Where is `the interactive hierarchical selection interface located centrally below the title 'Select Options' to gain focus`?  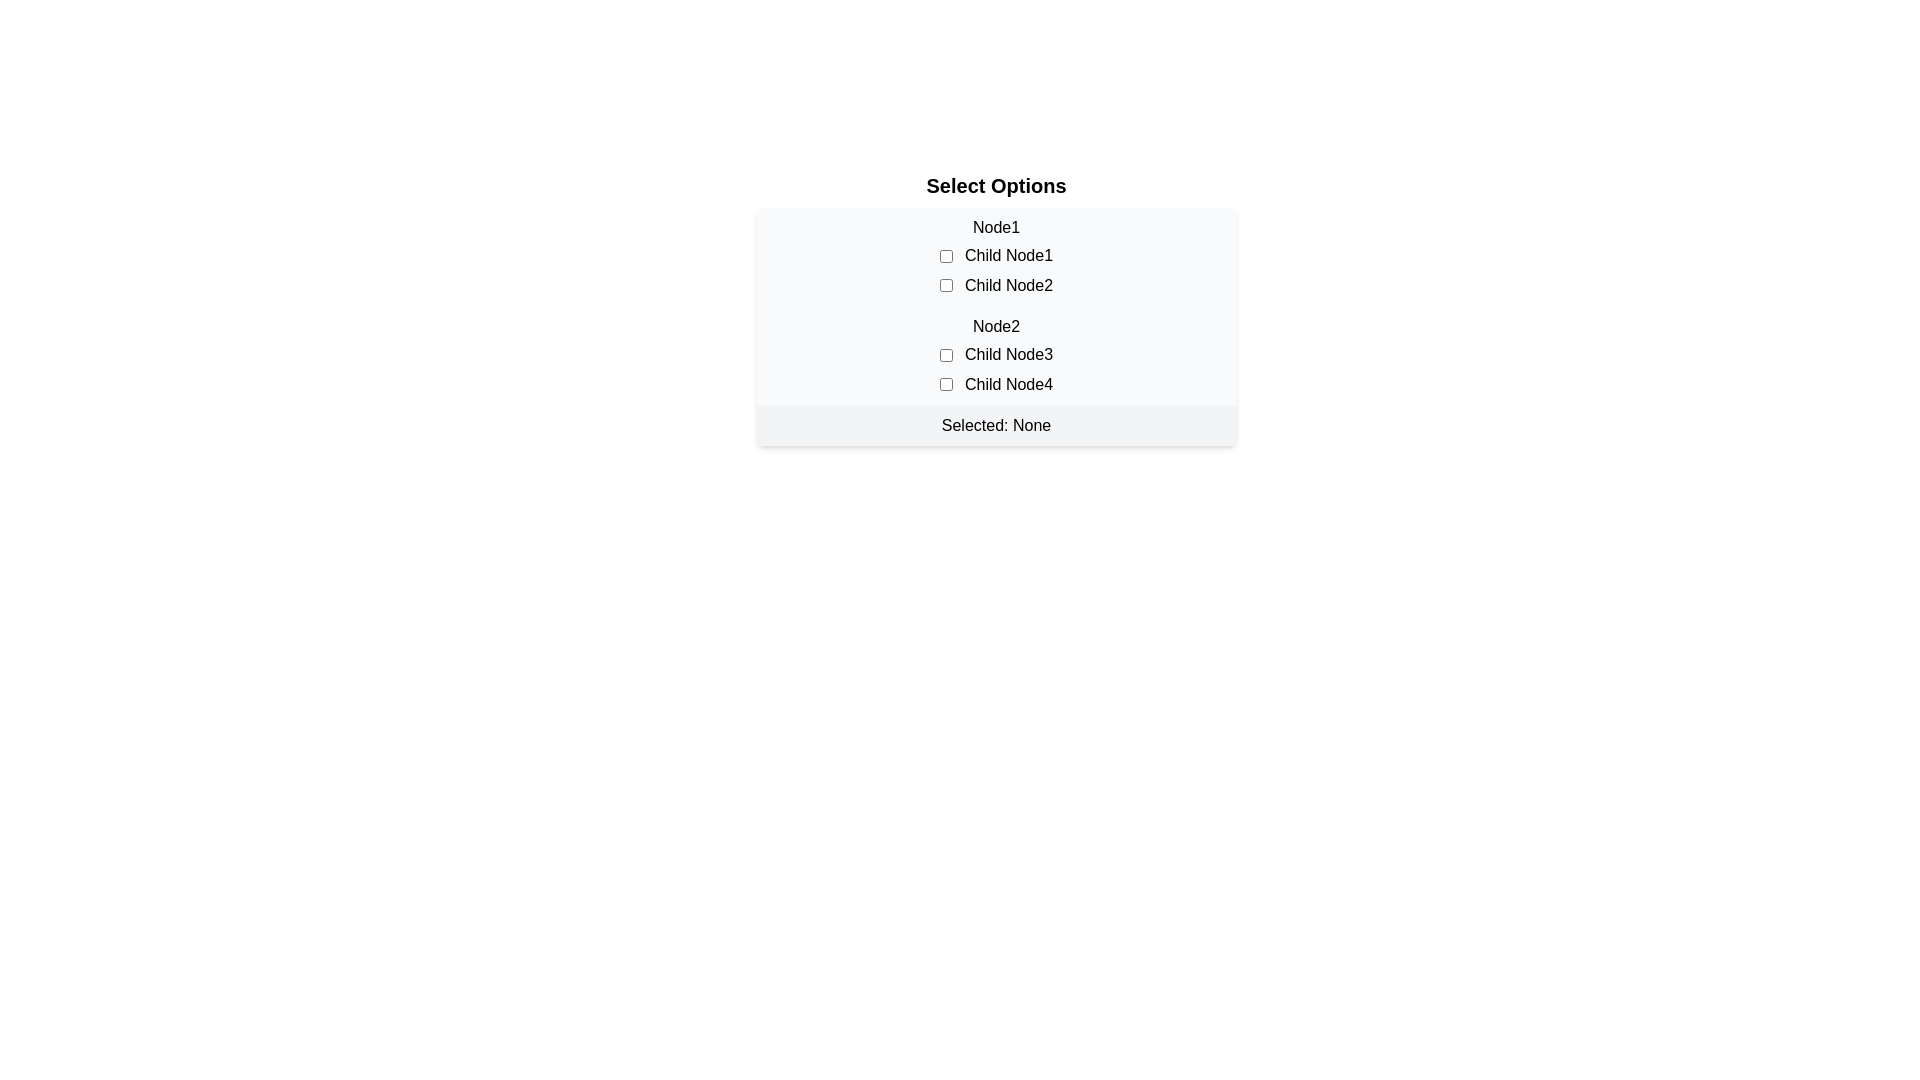
the interactive hierarchical selection interface located centrally below the title 'Select Options' to gain focus is located at coordinates (996, 308).